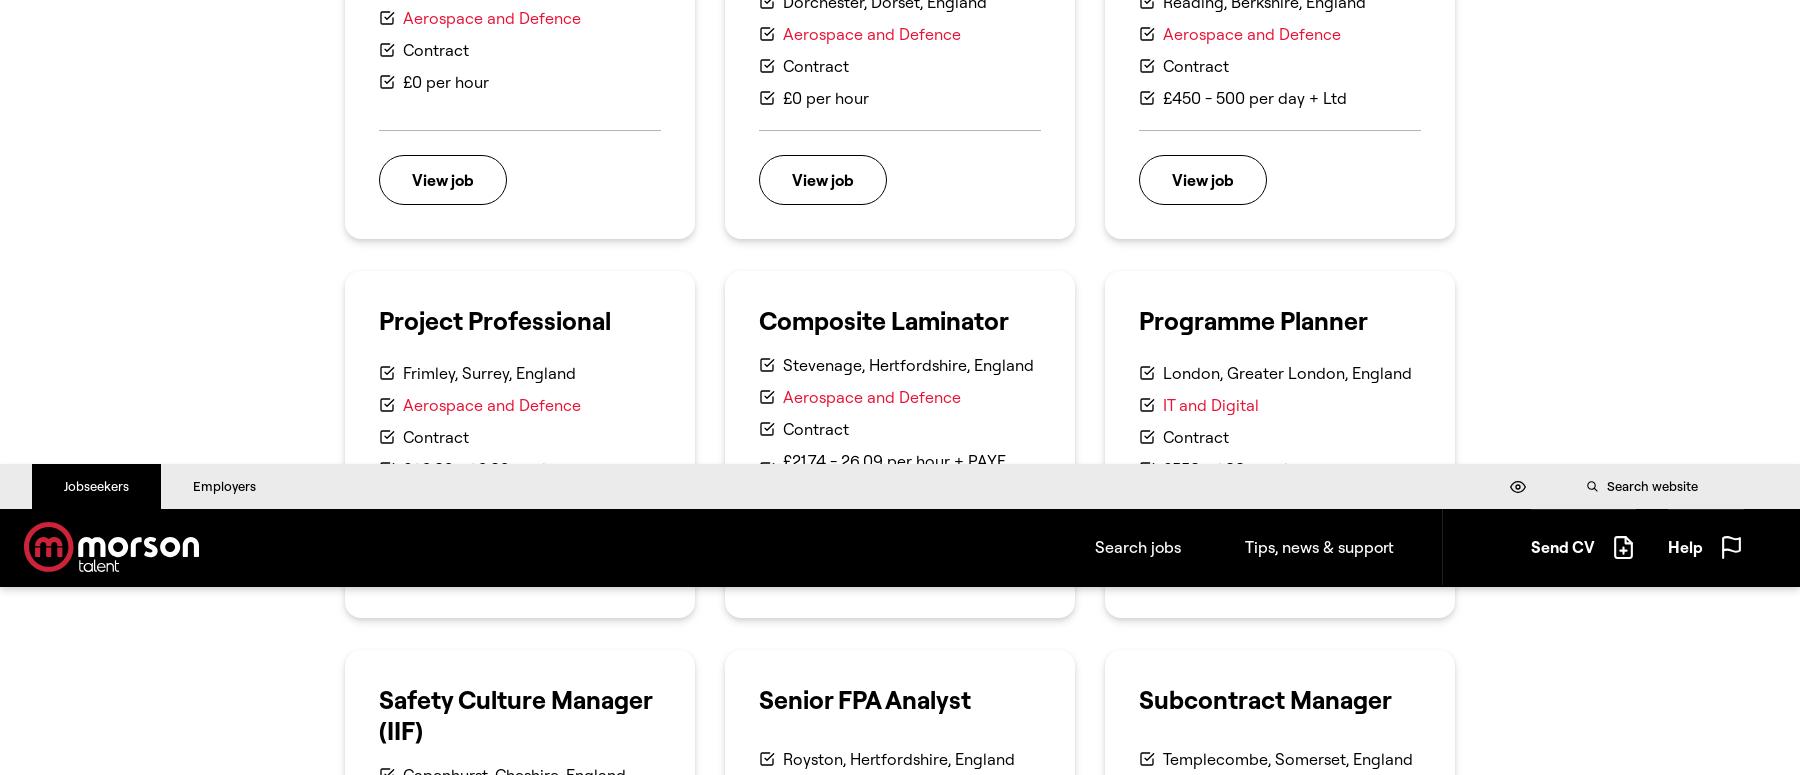 This screenshot has height=775, width=1800. Describe the element at coordinates (442, 224) in the screenshot. I see `'© Copyright 2023 Morson Talent'` at that location.